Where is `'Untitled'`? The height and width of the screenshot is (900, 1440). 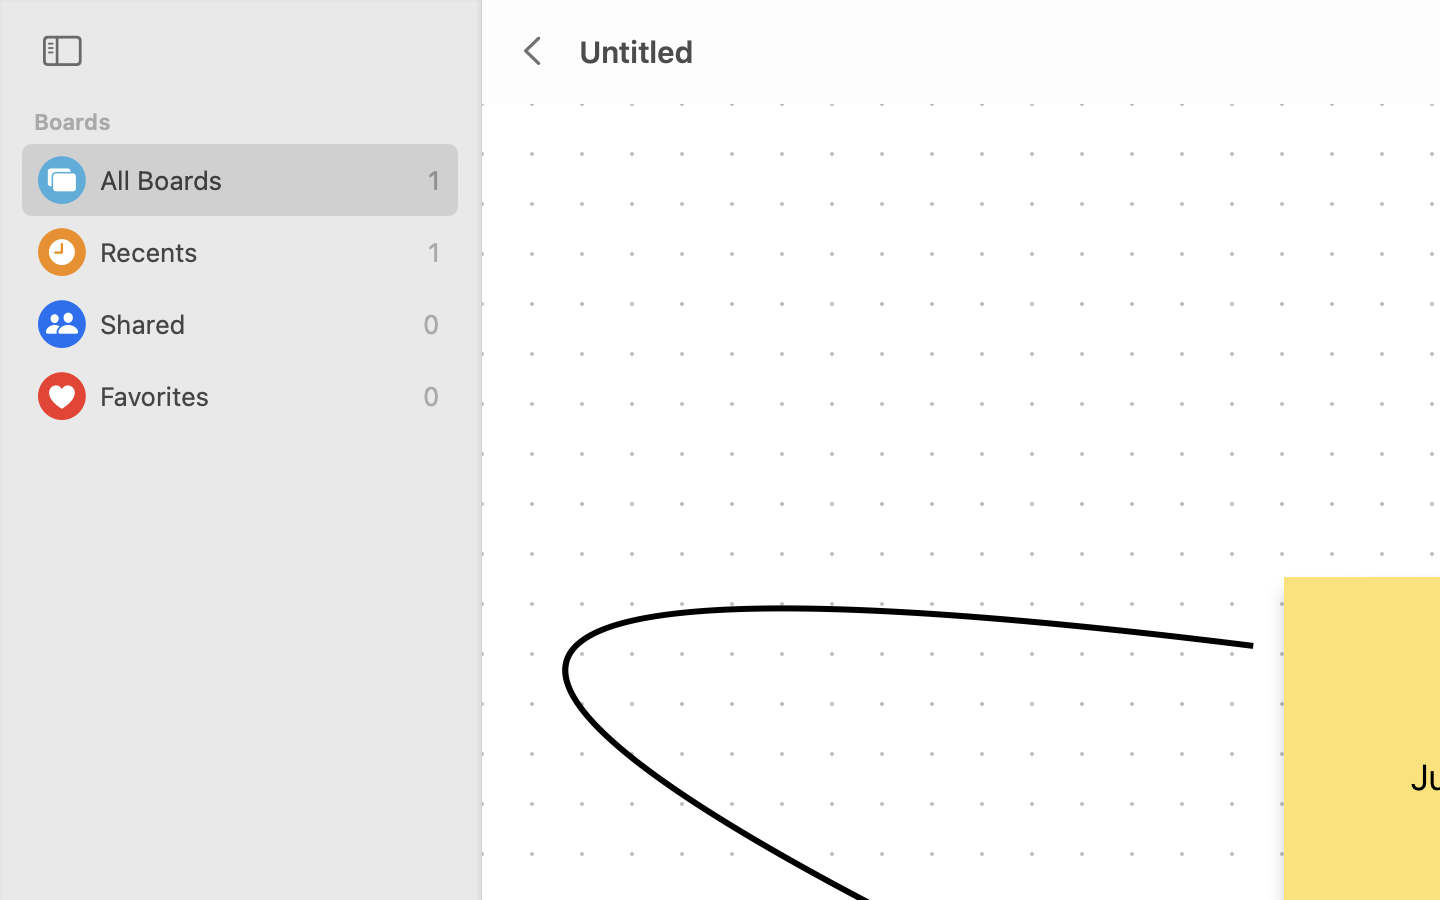
'Untitled' is located at coordinates (634, 50).